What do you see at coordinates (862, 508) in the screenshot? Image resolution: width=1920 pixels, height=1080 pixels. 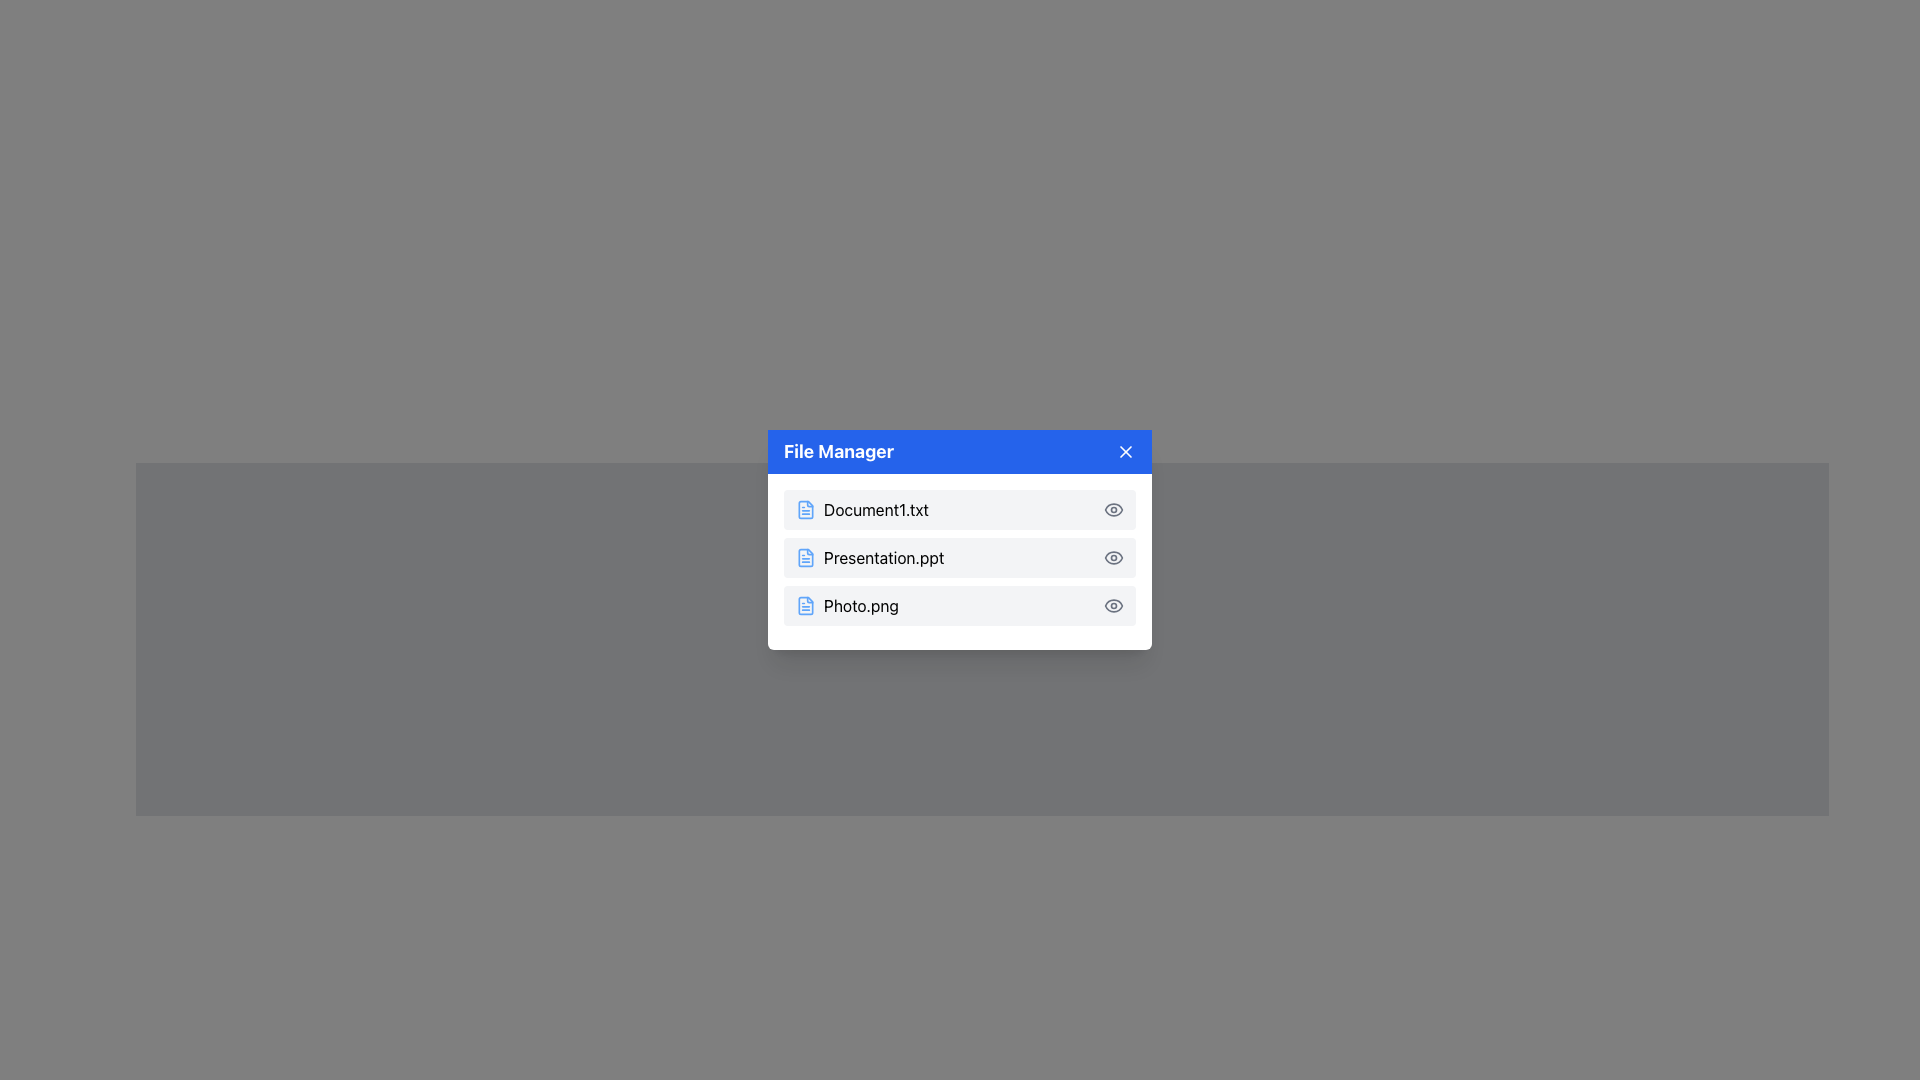 I see `the first file list item labeled 'Document1.txt' with a blue file icon in the File Manager panel` at bounding box center [862, 508].